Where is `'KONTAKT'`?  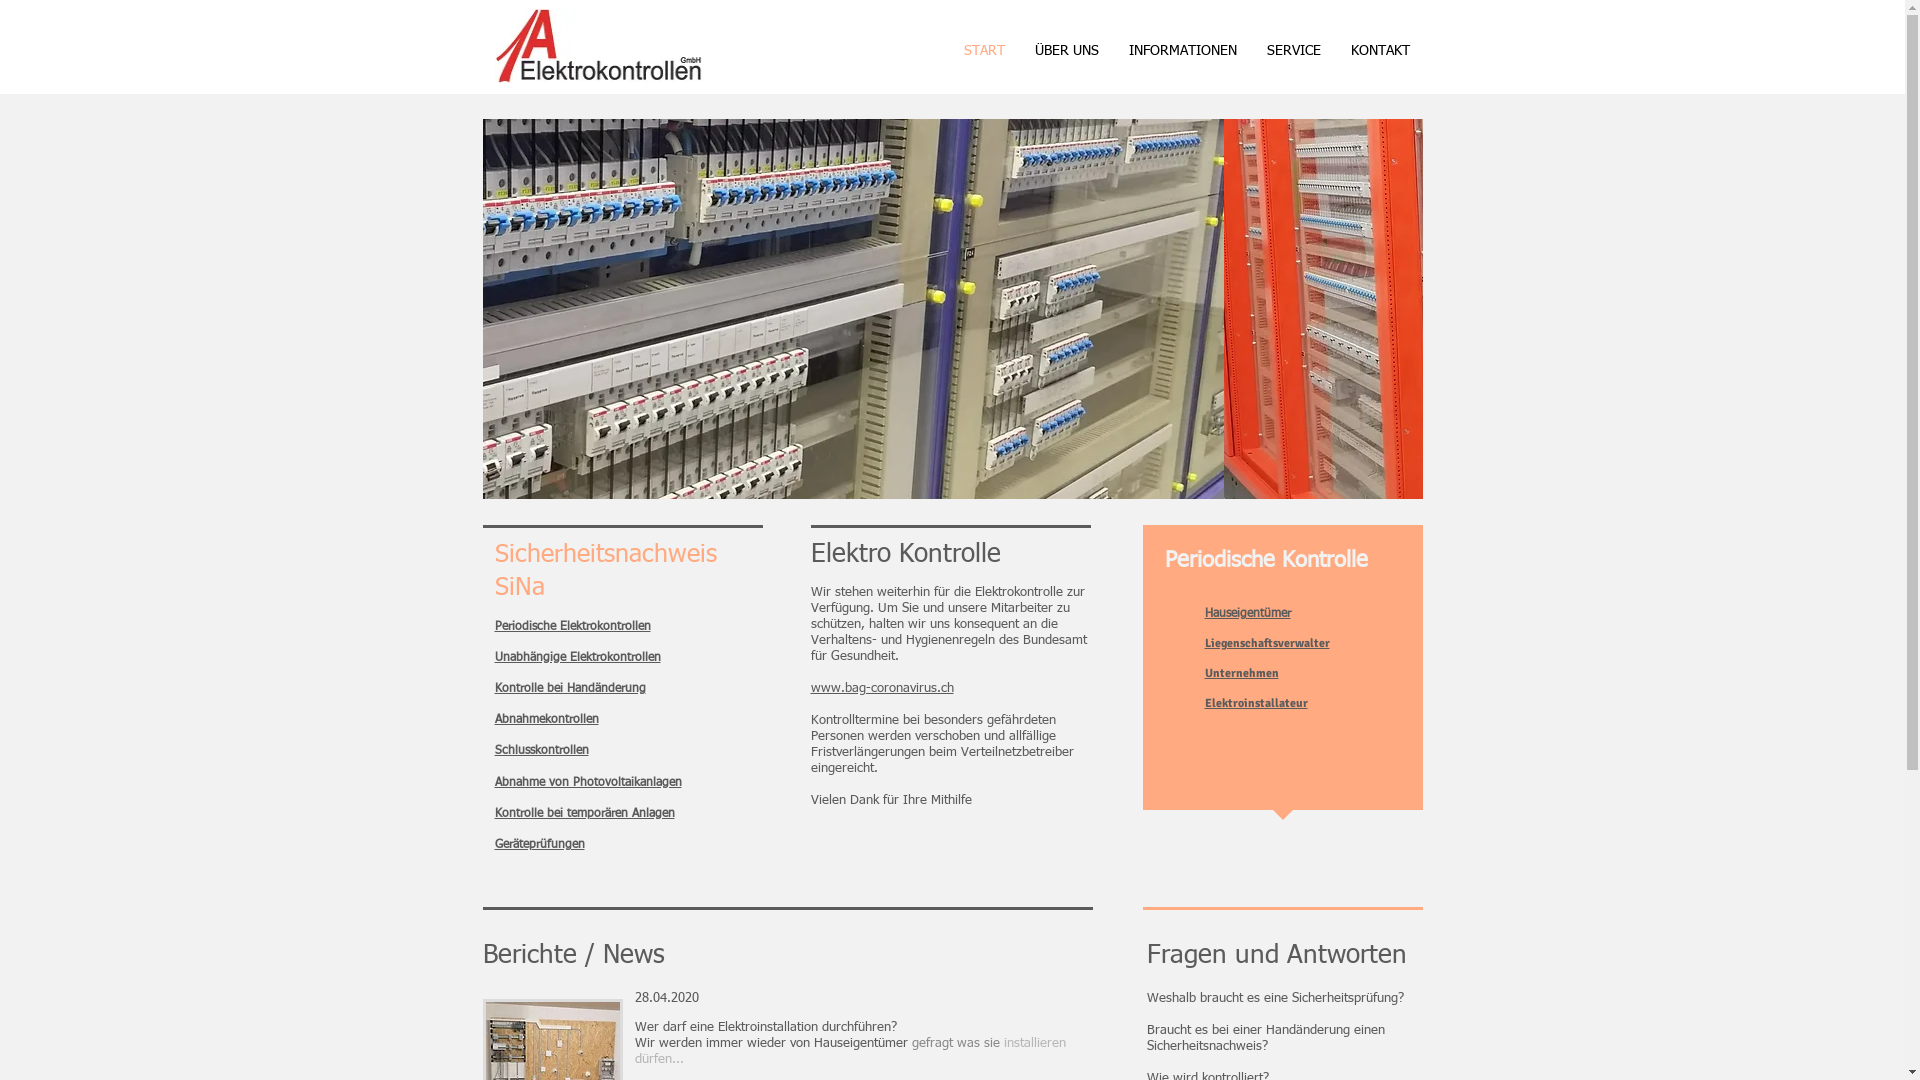 'KONTAKT' is located at coordinates (1379, 50).